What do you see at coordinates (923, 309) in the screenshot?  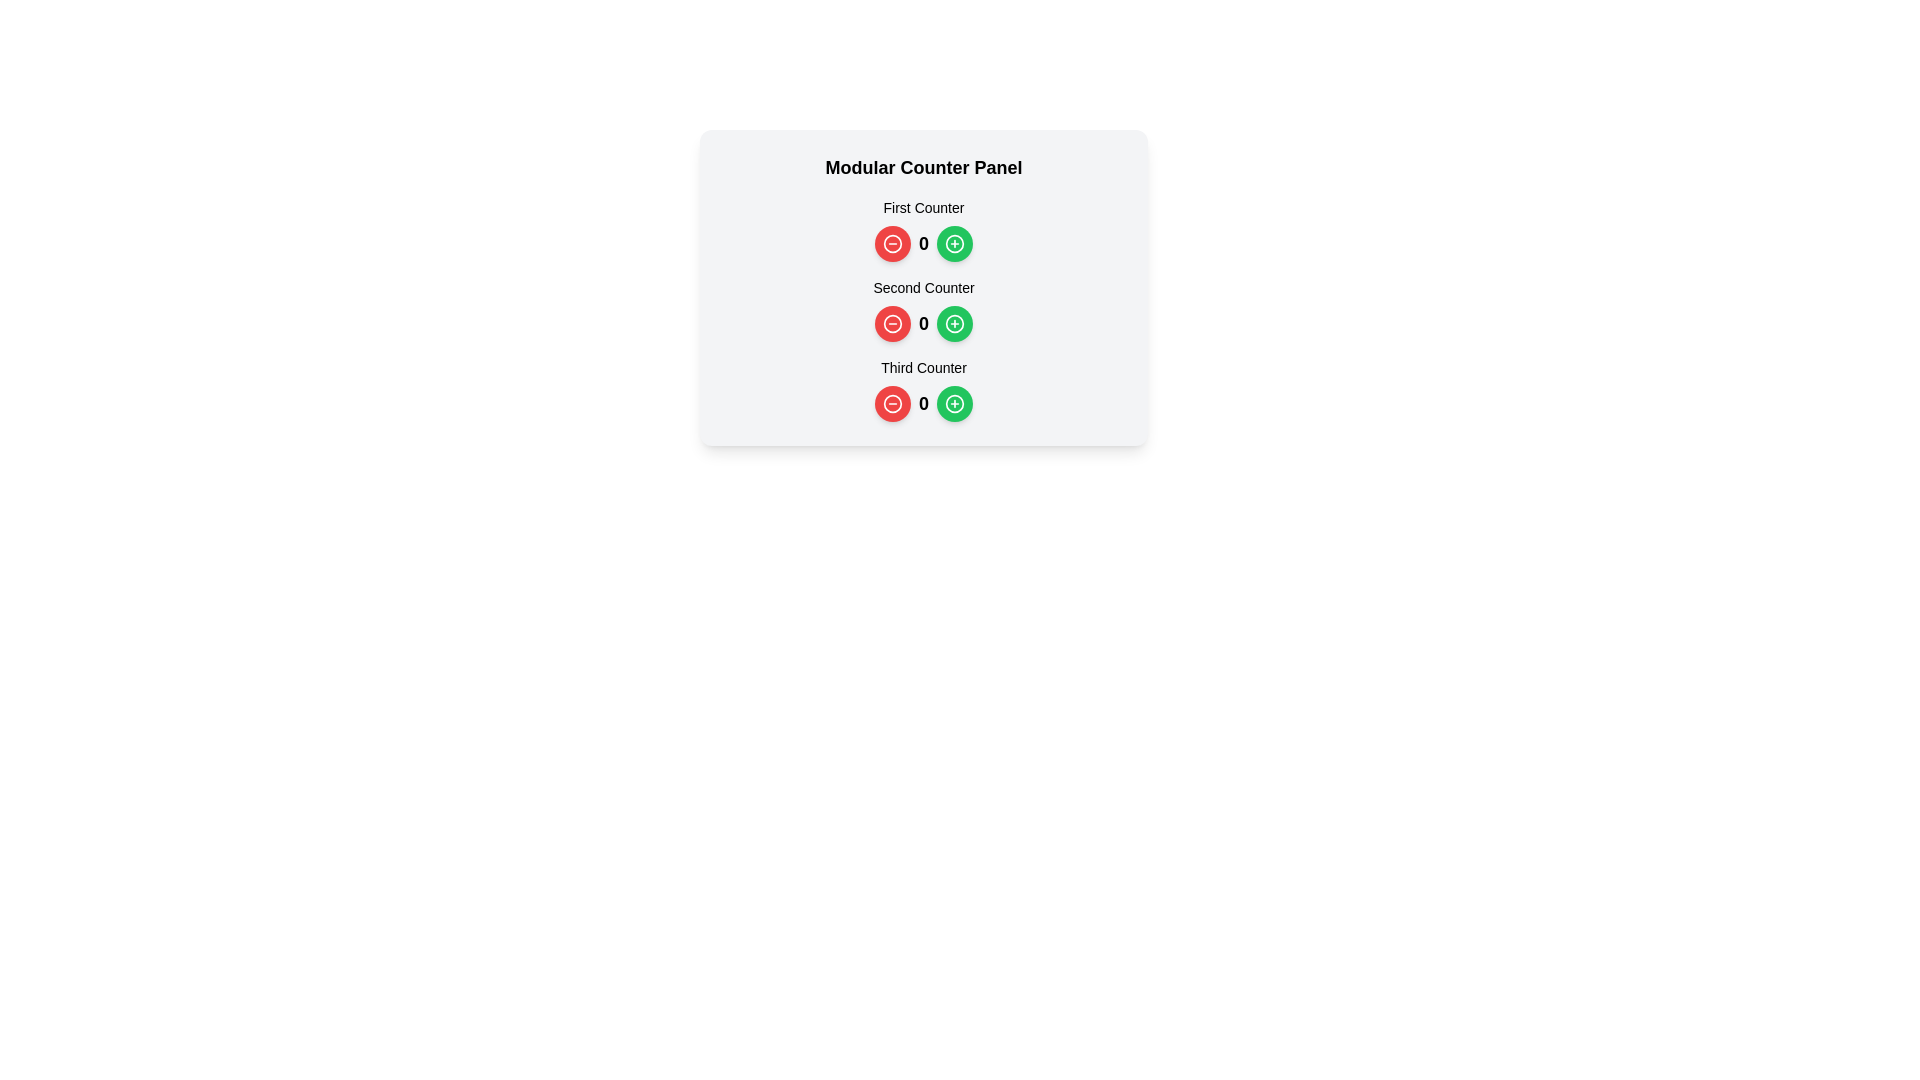 I see `the 'Second Counter' element which displays the current count, located between the 'First Counter' and 'Third Counter' in the vertically stacked arrangement` at bounding box center [923, 309].